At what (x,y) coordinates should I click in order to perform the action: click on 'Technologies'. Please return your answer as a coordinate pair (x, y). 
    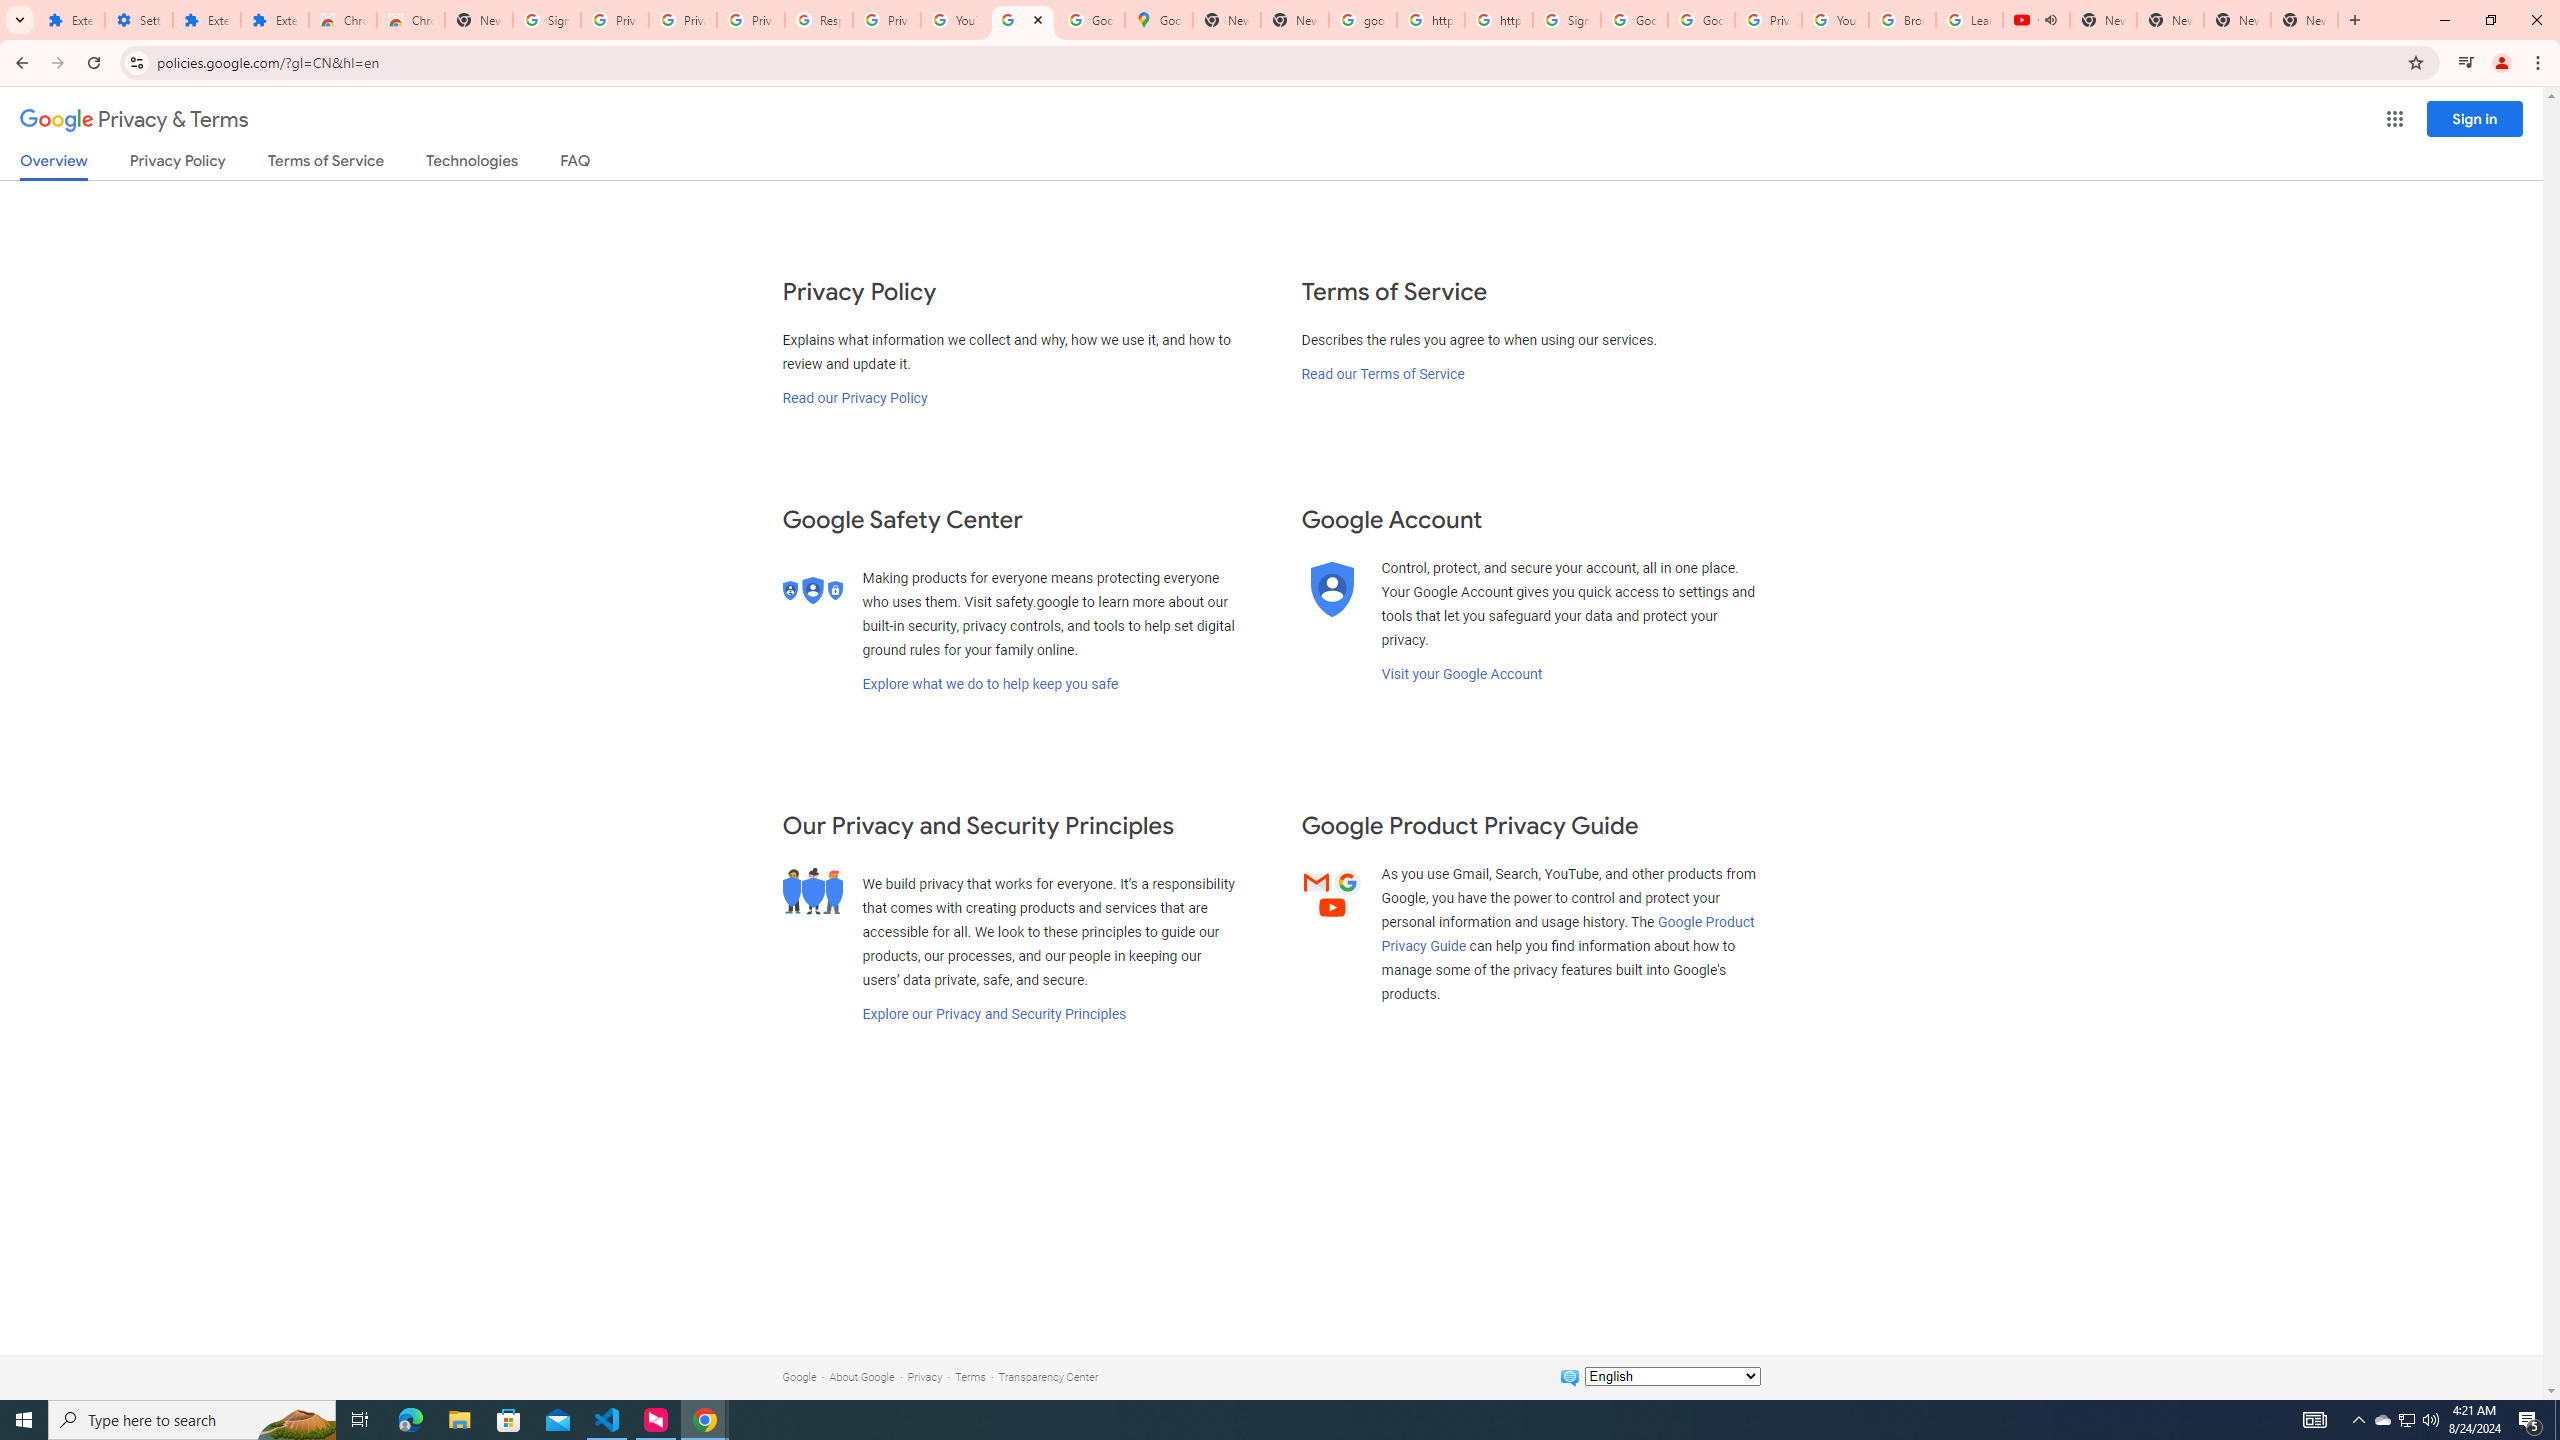
    Looking at the image, I should click on (472, 164).